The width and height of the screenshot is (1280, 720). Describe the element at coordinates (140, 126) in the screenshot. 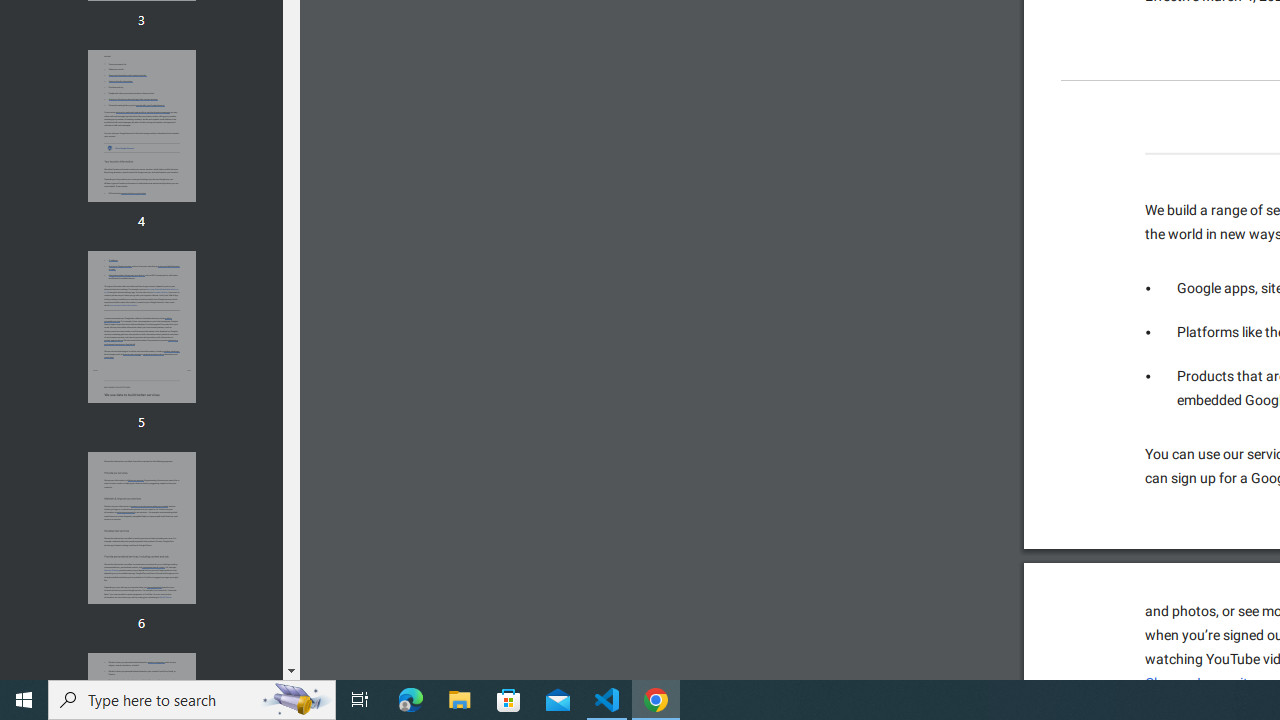

I see `'Thumbnail for page 4'` at that location.